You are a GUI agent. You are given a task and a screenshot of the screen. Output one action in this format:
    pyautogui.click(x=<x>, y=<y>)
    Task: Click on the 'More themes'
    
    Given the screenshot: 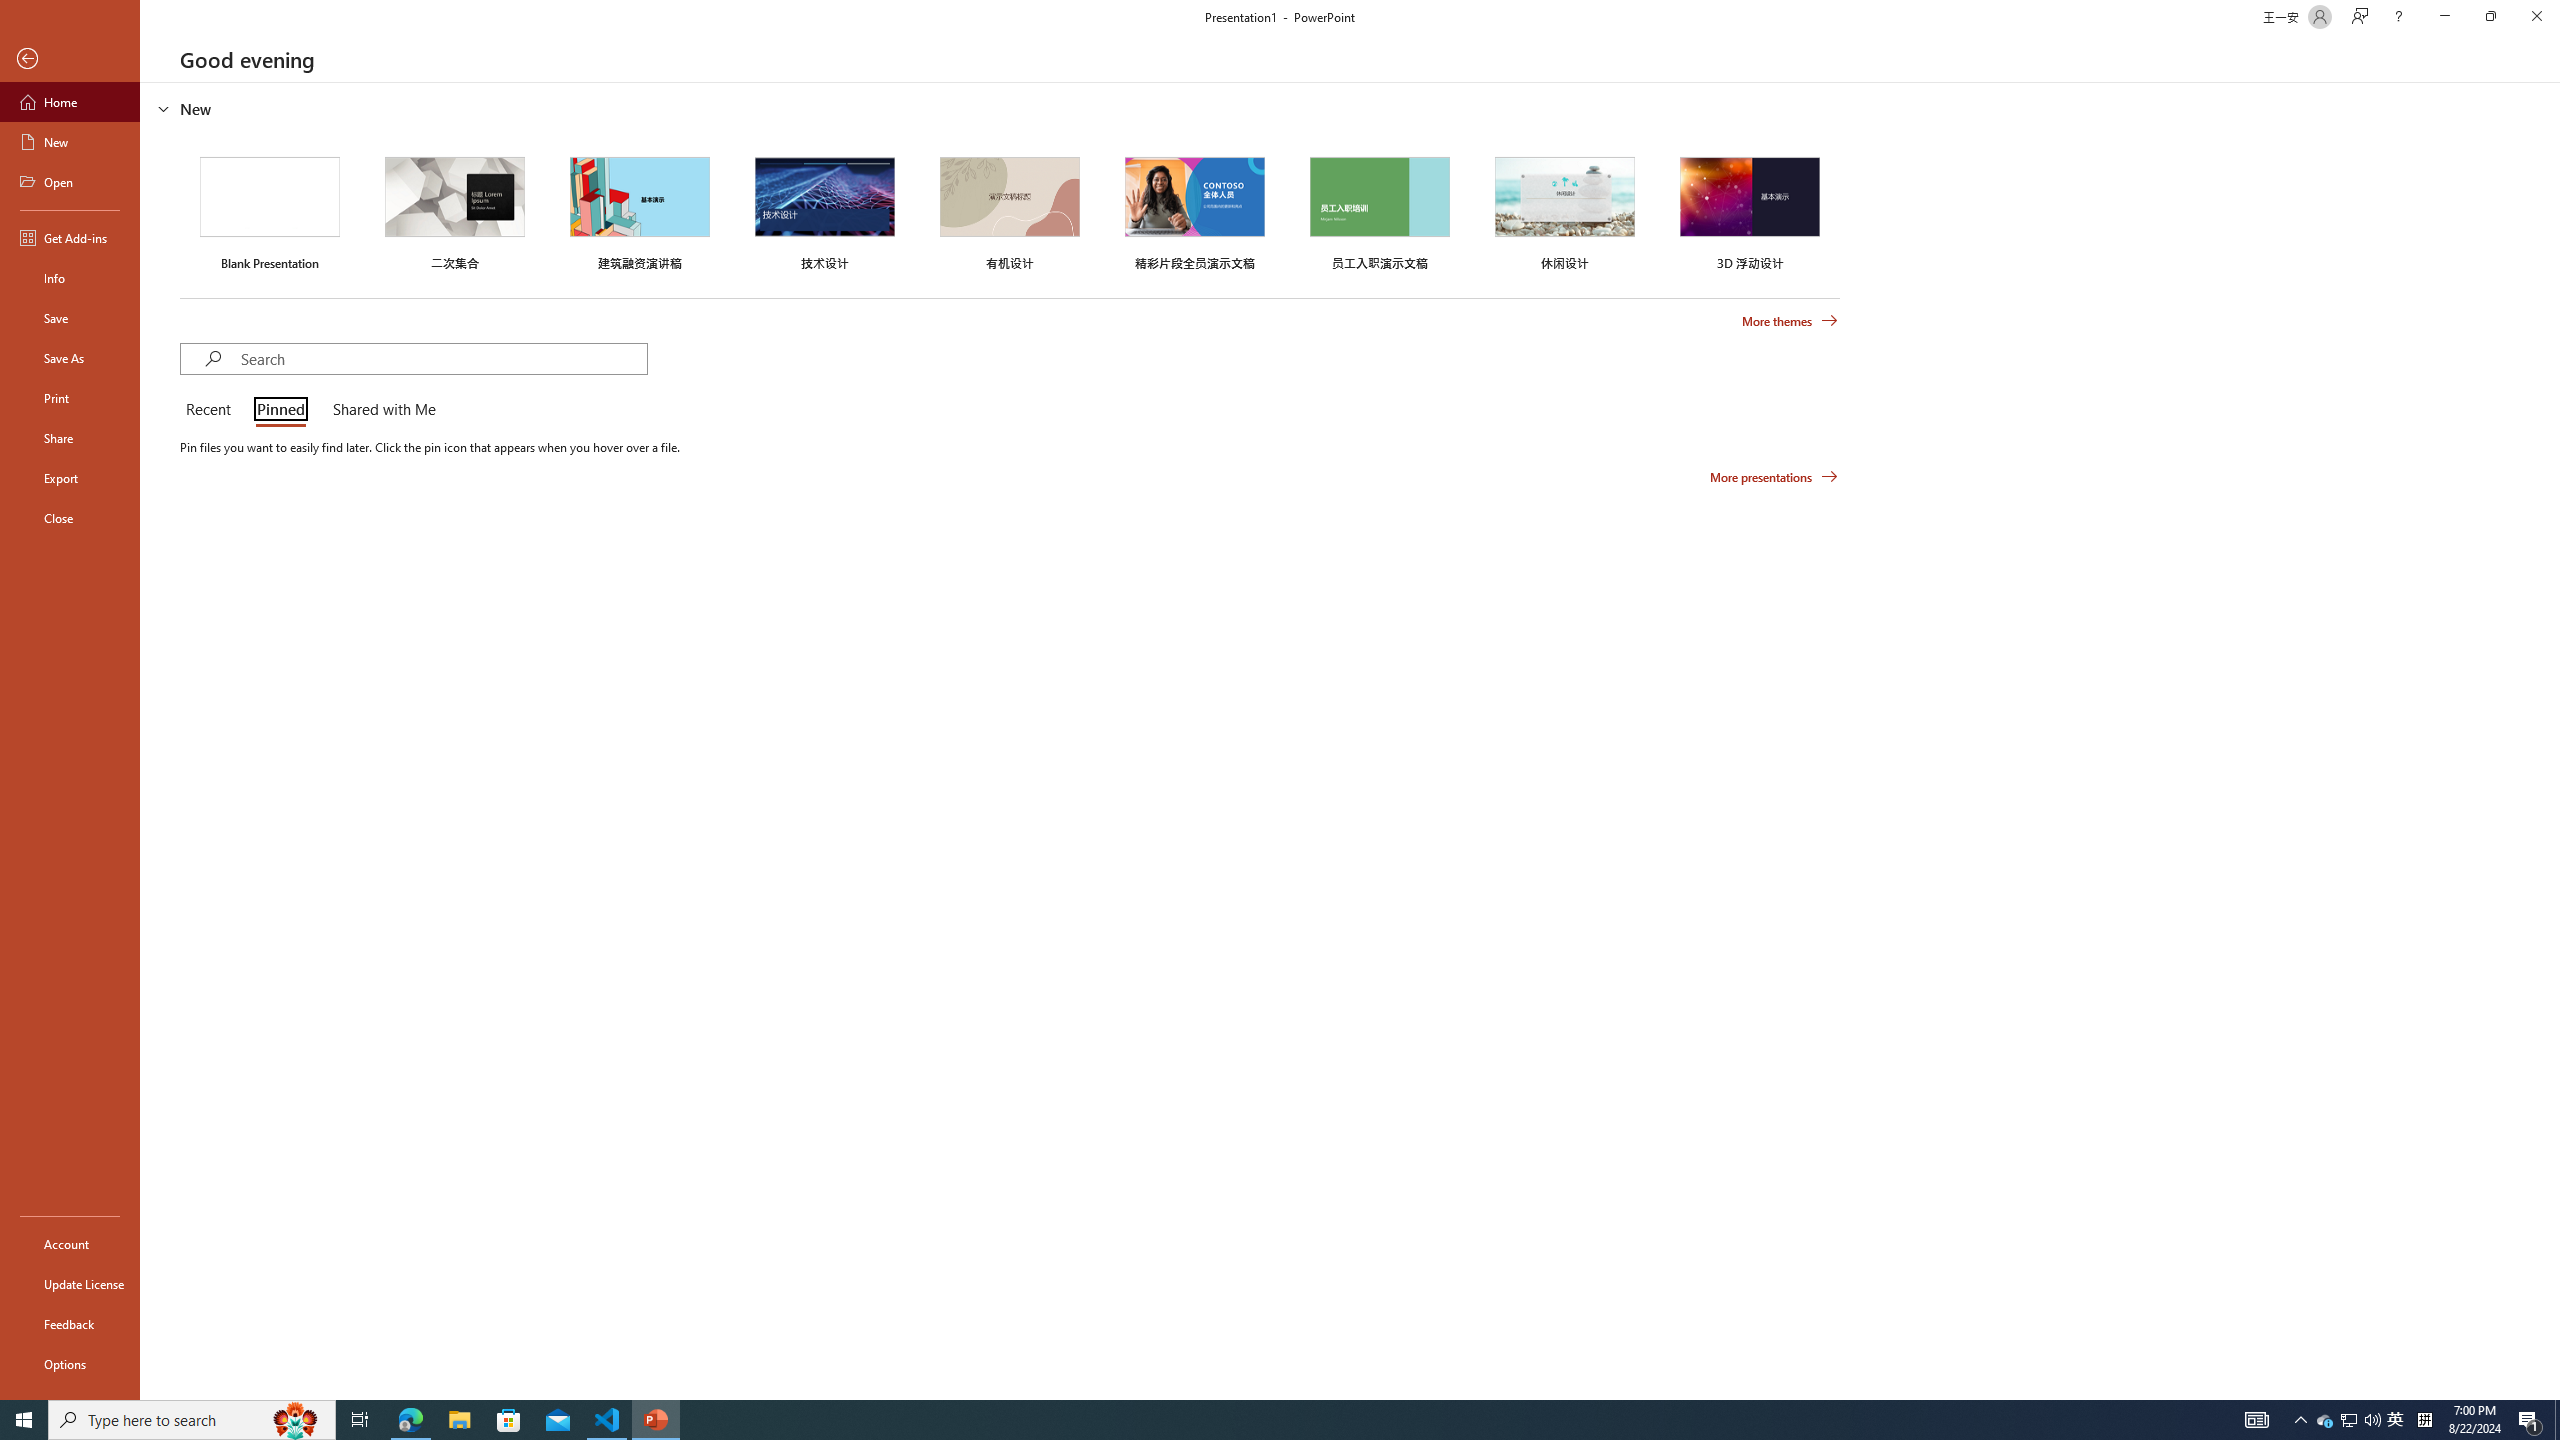 What is the action you would take?
    pyautogui.click(x=1789, y=321)
    